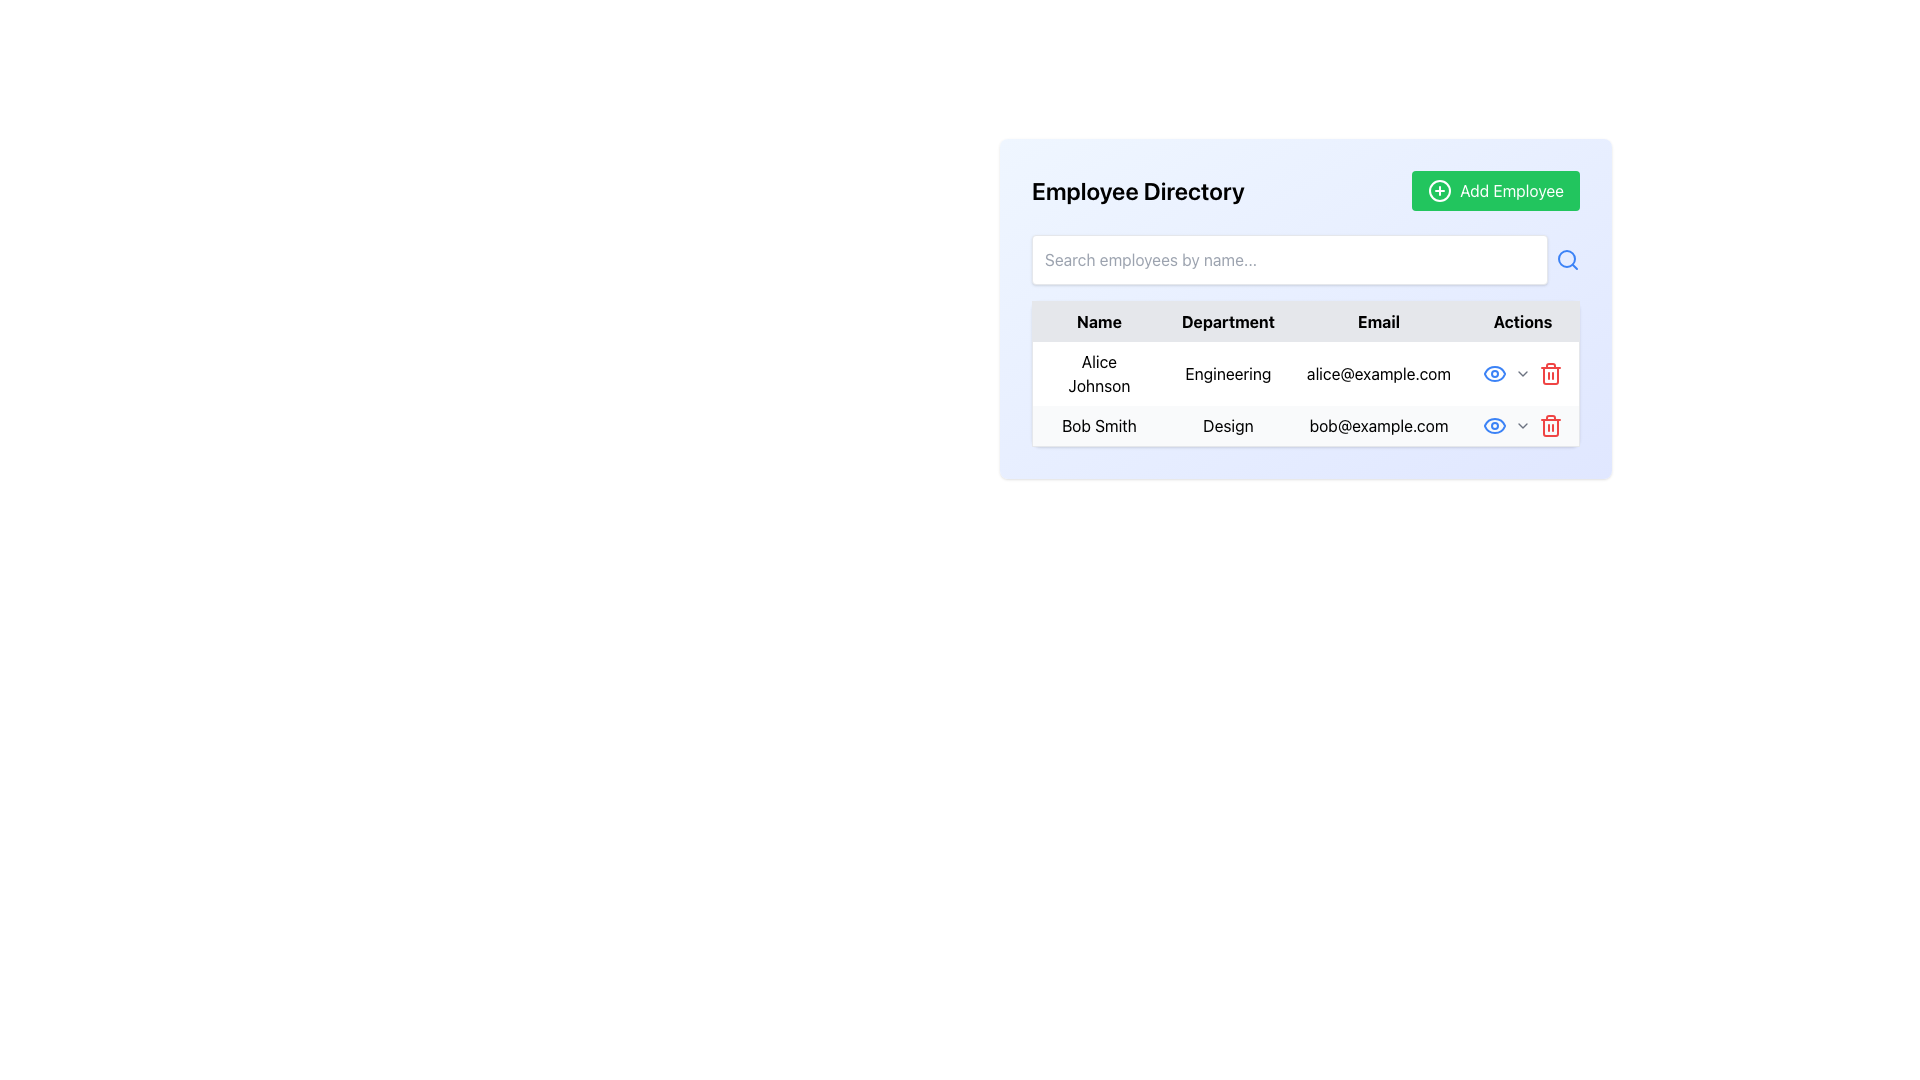  What do you see at coordinates (1305, 393) in the screenshot?
I see `the first row in the Employee Directory table that displays employee details` at bounding box center [1305, 393].